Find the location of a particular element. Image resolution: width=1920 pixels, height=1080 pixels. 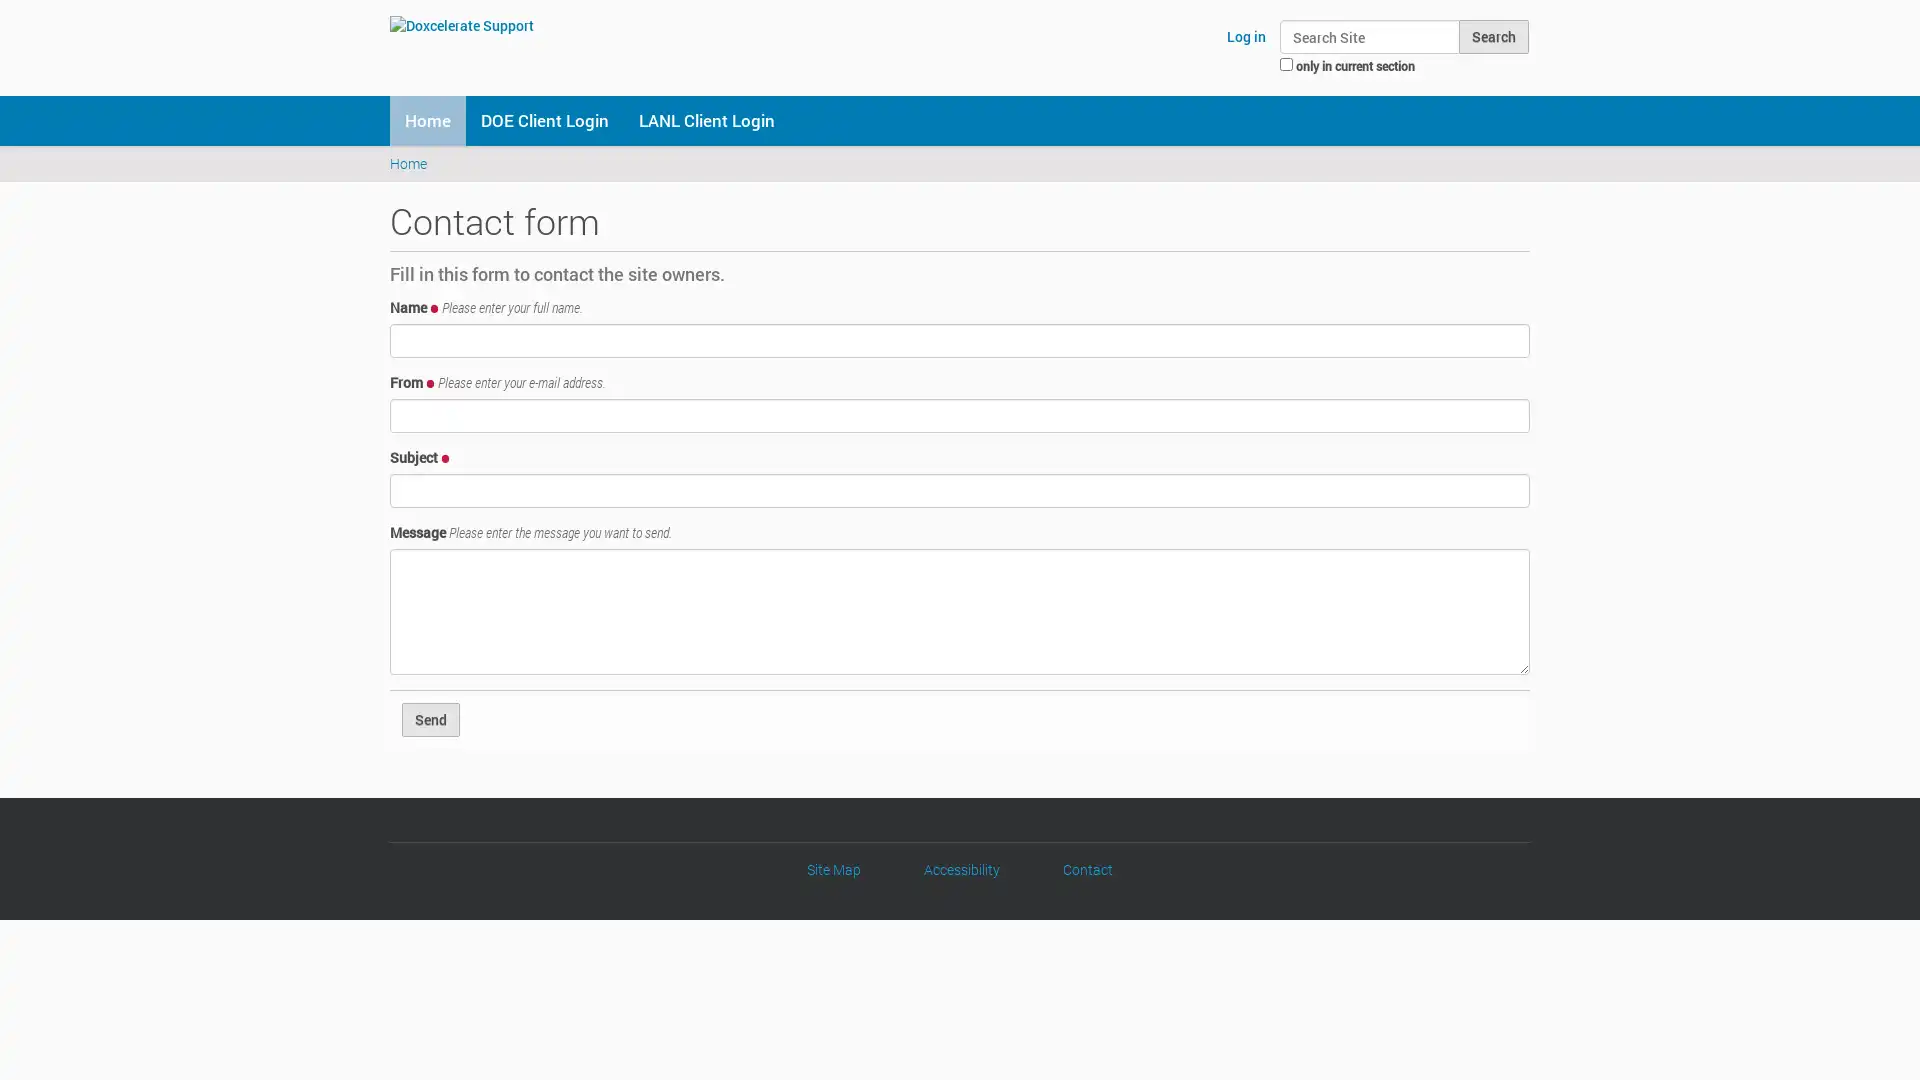

Search is located at coordinates (1493, 37).